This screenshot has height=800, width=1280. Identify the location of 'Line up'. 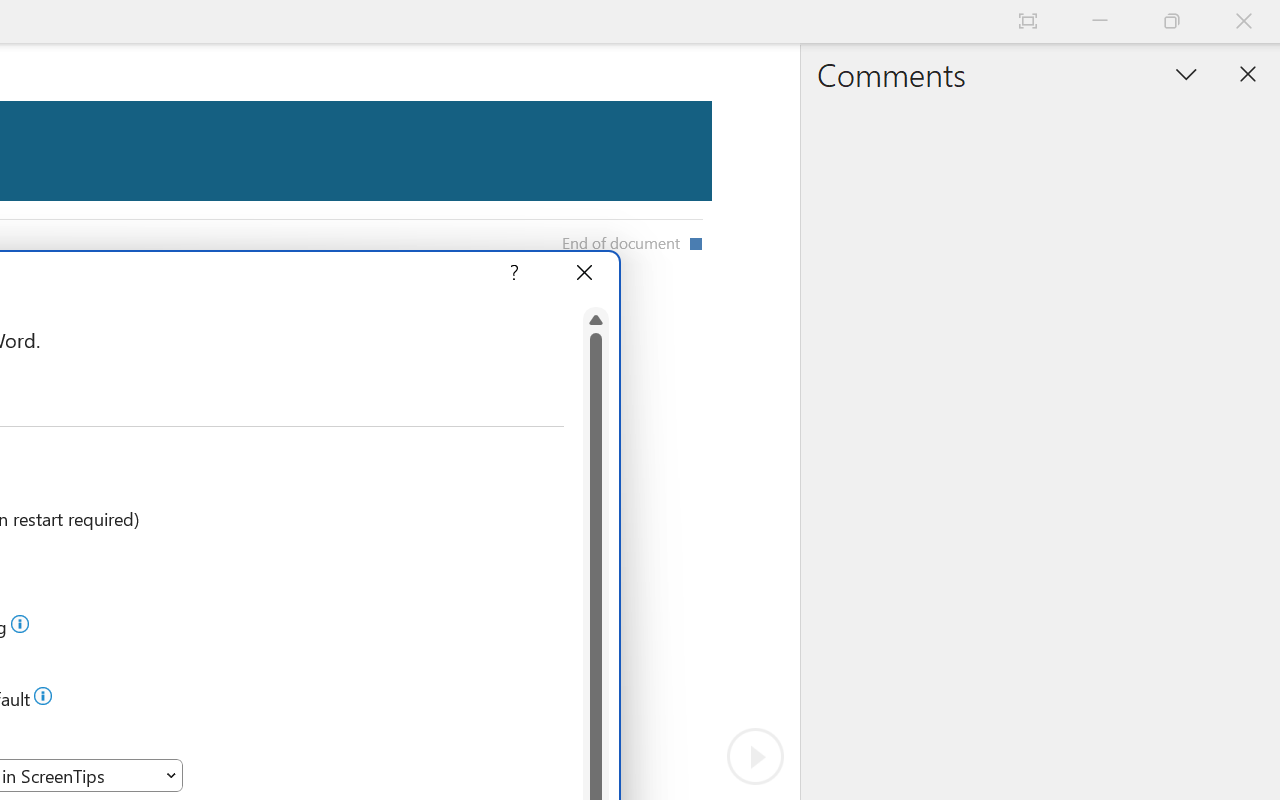
(594, 319).